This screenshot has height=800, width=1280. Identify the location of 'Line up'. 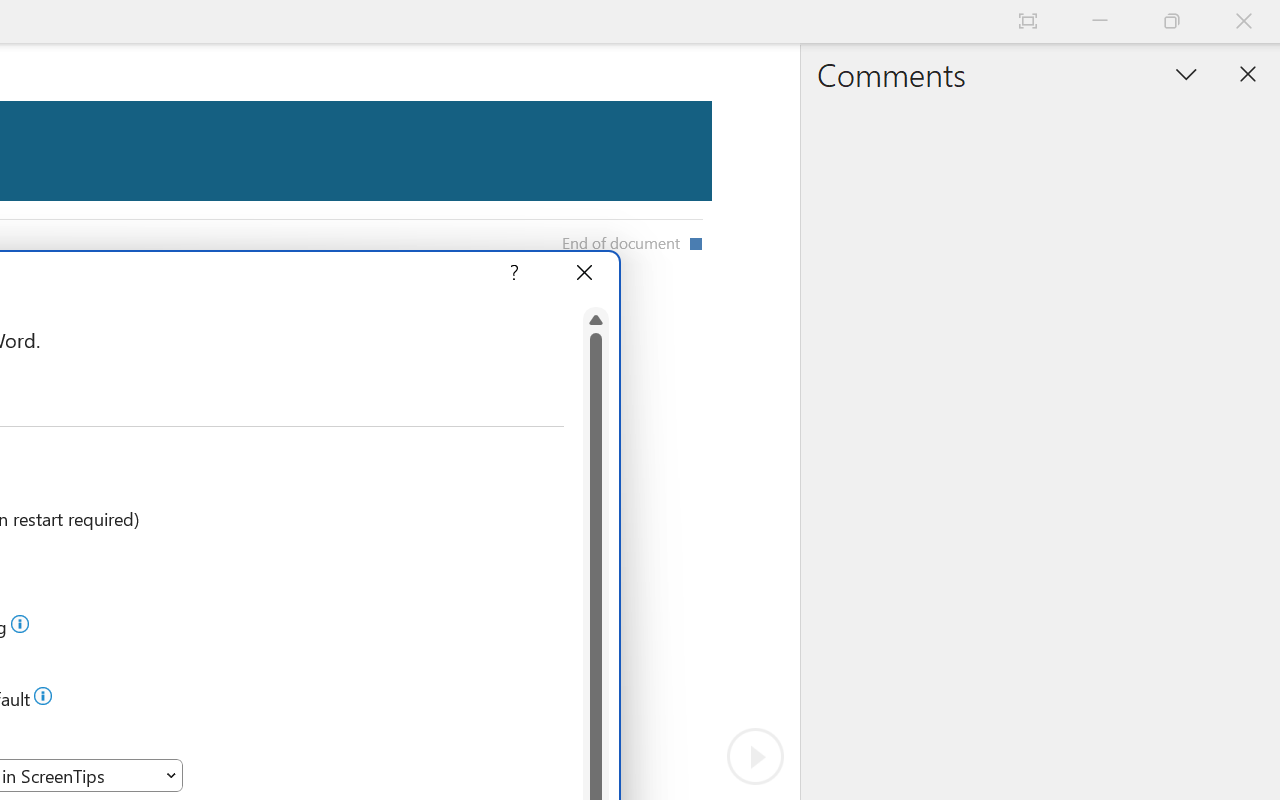
(594, 319).